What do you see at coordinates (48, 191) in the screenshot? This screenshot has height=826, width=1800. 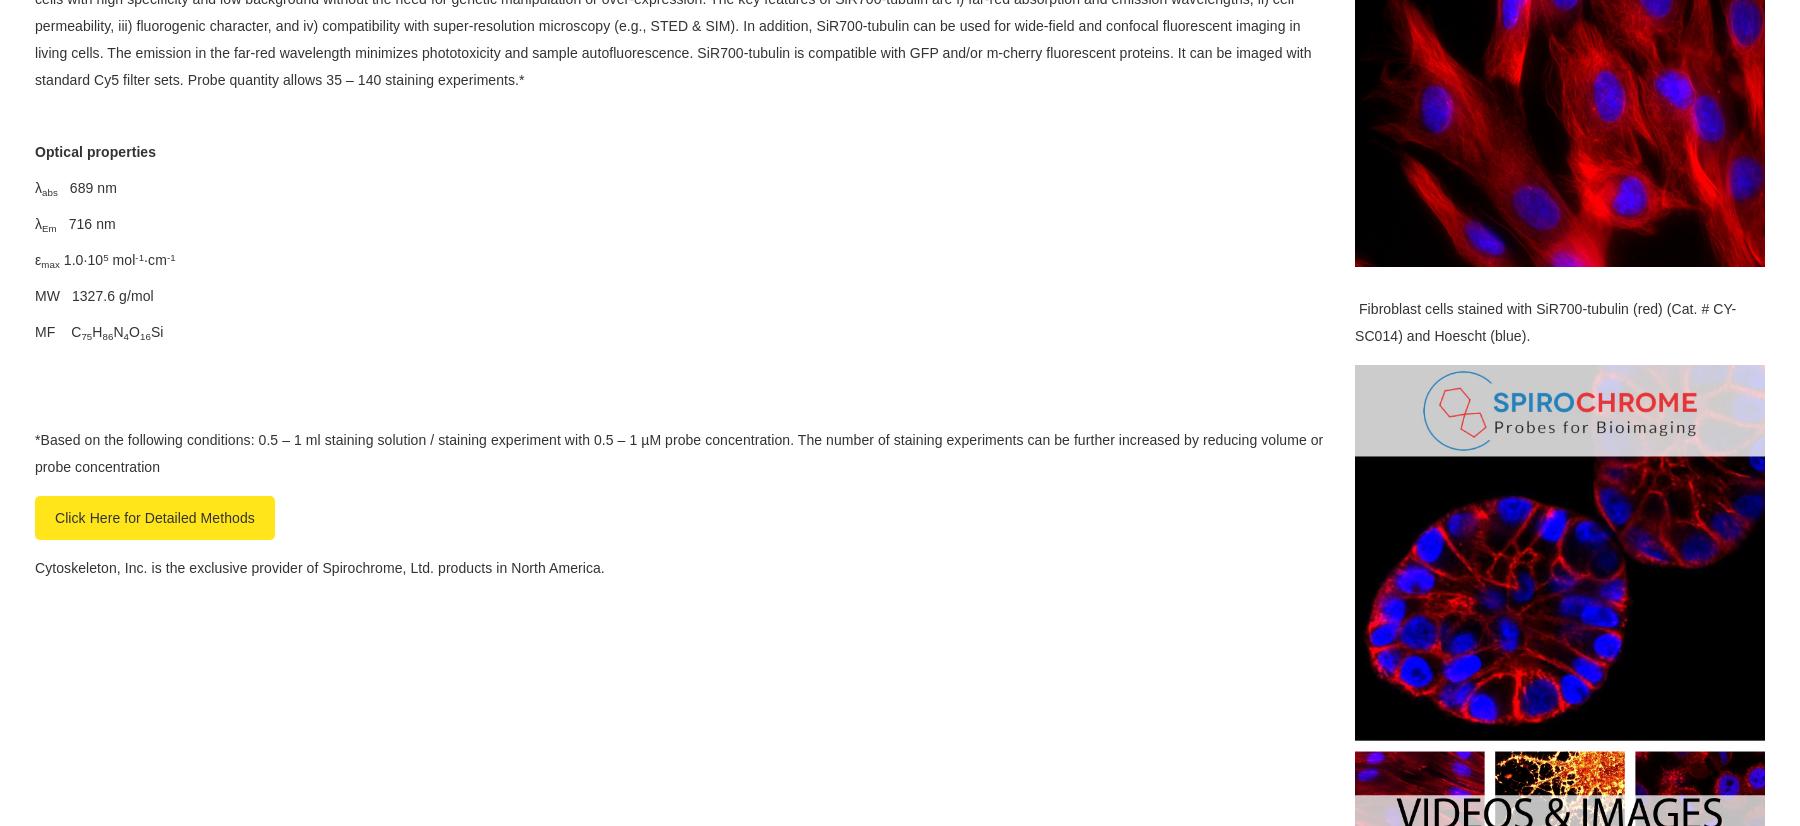 I see `'abs'` at bounding box center [48, 191].